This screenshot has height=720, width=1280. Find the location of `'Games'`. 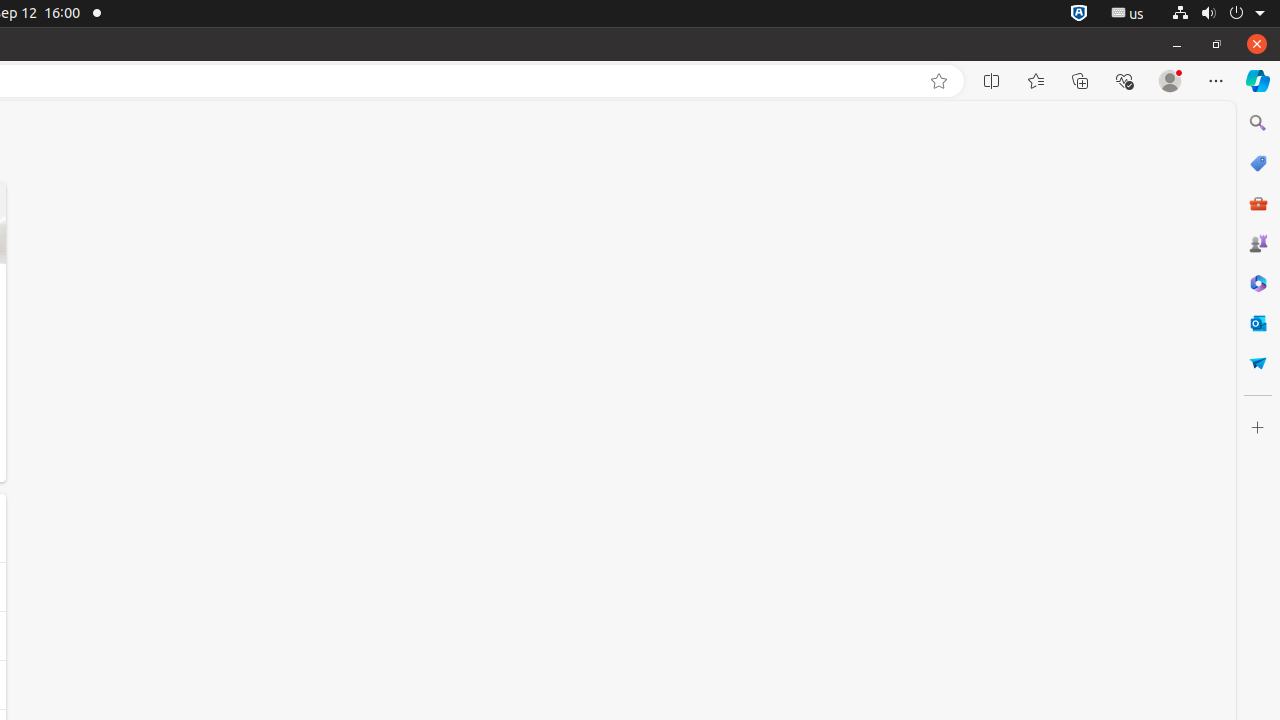

'Games' is located at coordinates (1256, 242).